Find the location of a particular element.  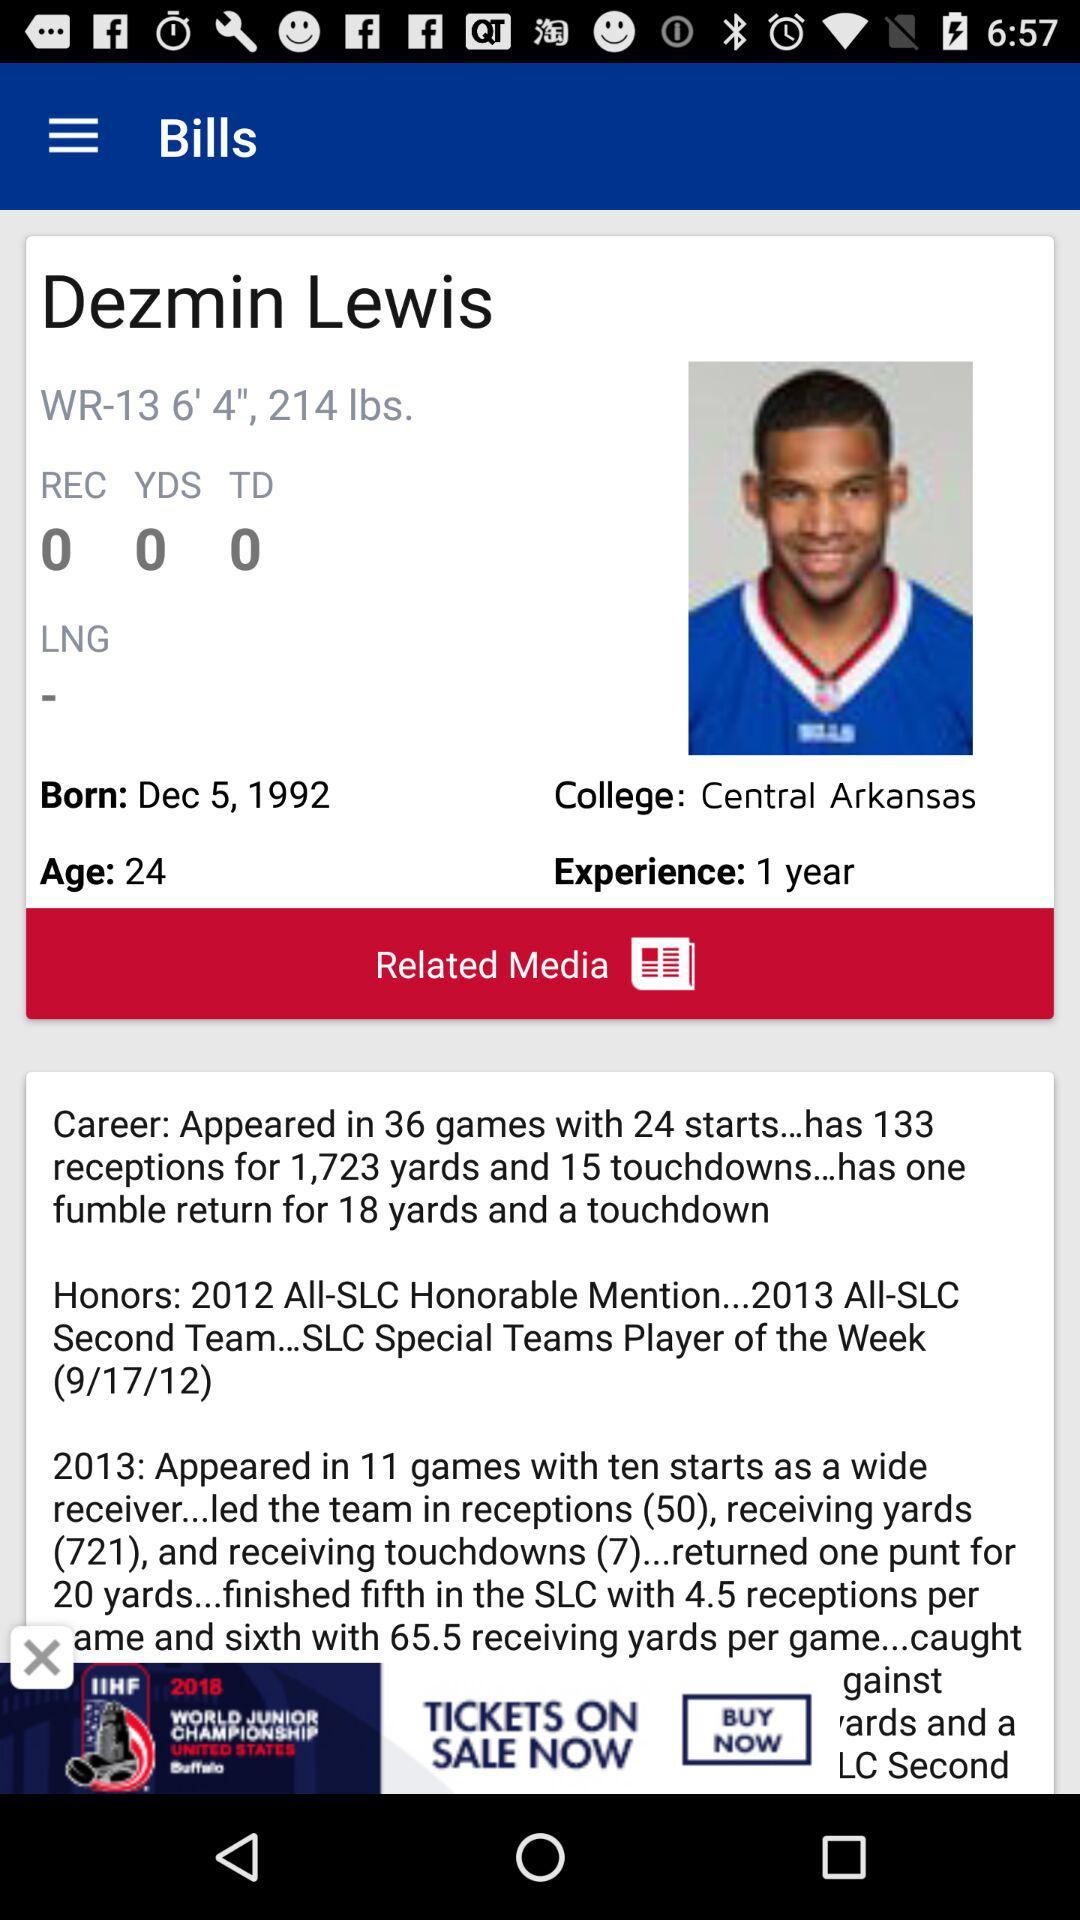

click off advertisements is located at coordinates (42, 1657).